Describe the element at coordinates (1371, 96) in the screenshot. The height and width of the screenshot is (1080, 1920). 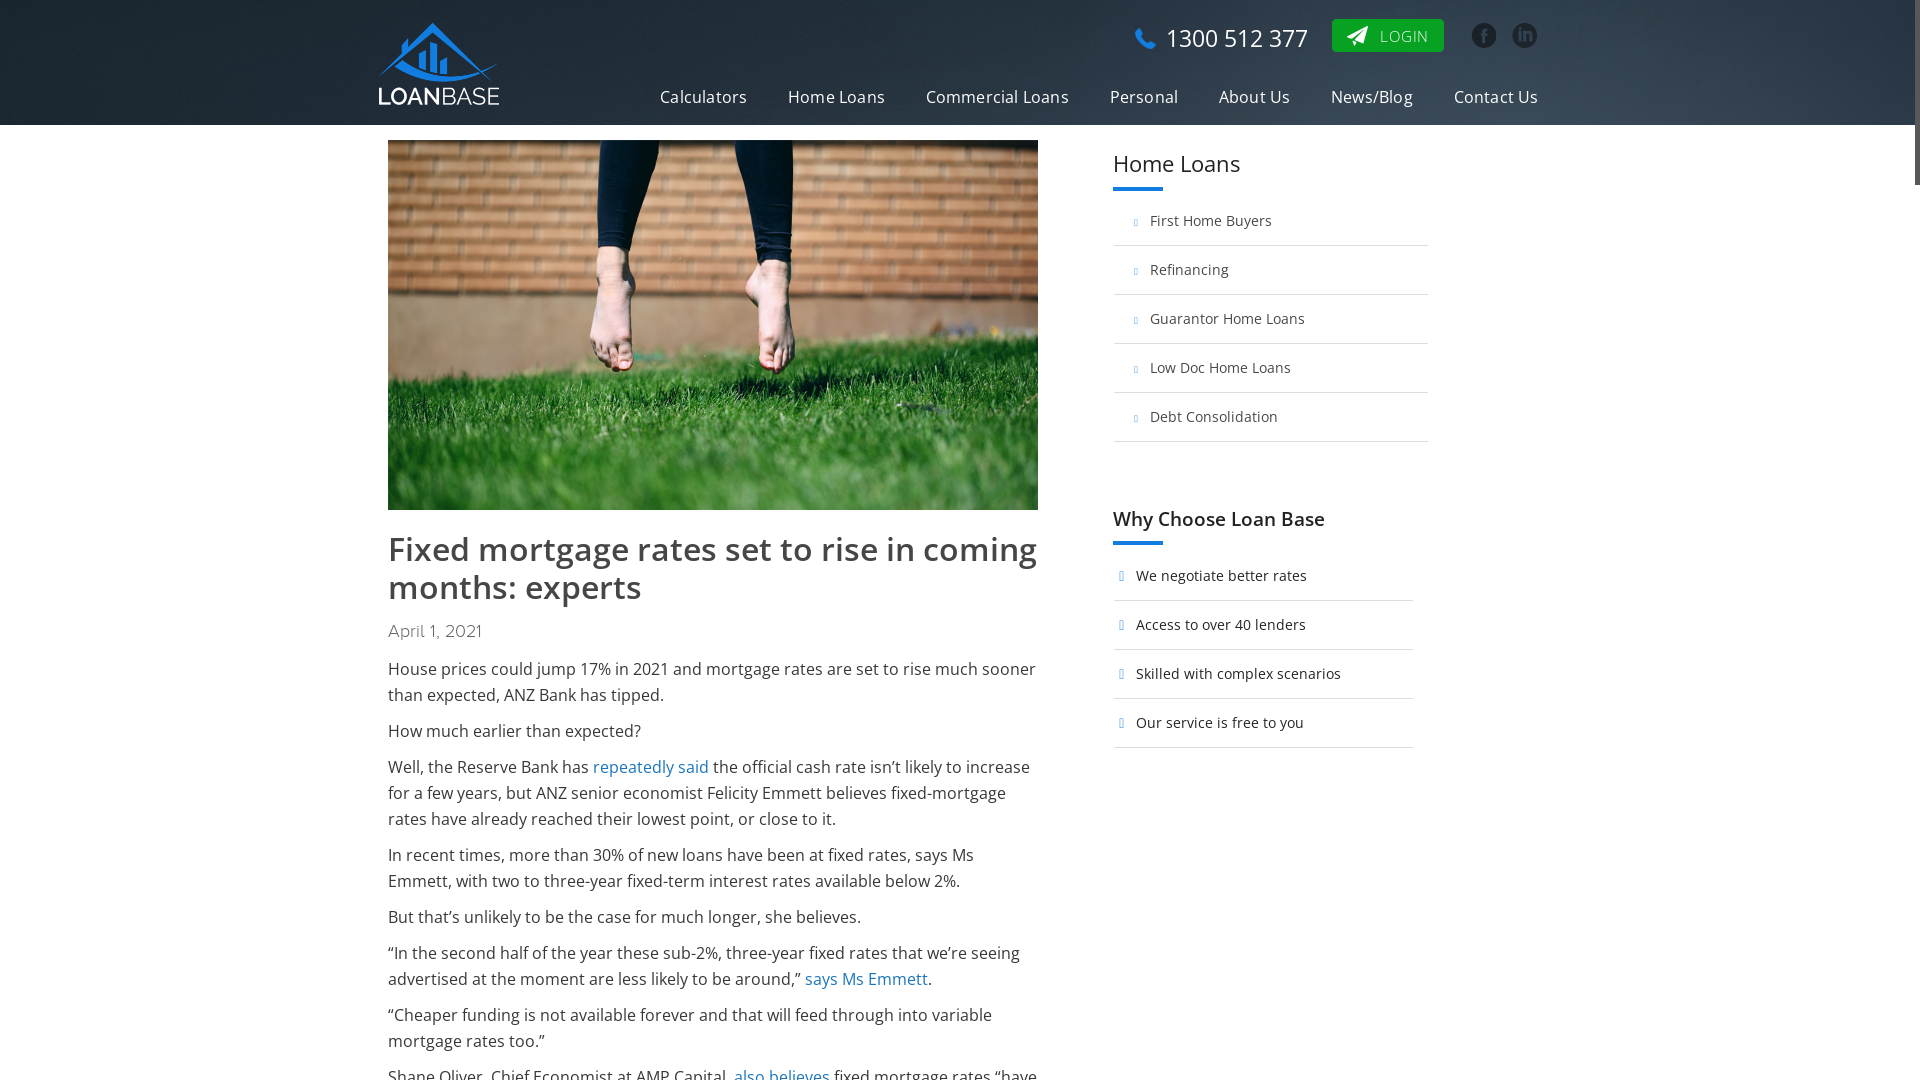
I see `'News/Blog'` at that location.